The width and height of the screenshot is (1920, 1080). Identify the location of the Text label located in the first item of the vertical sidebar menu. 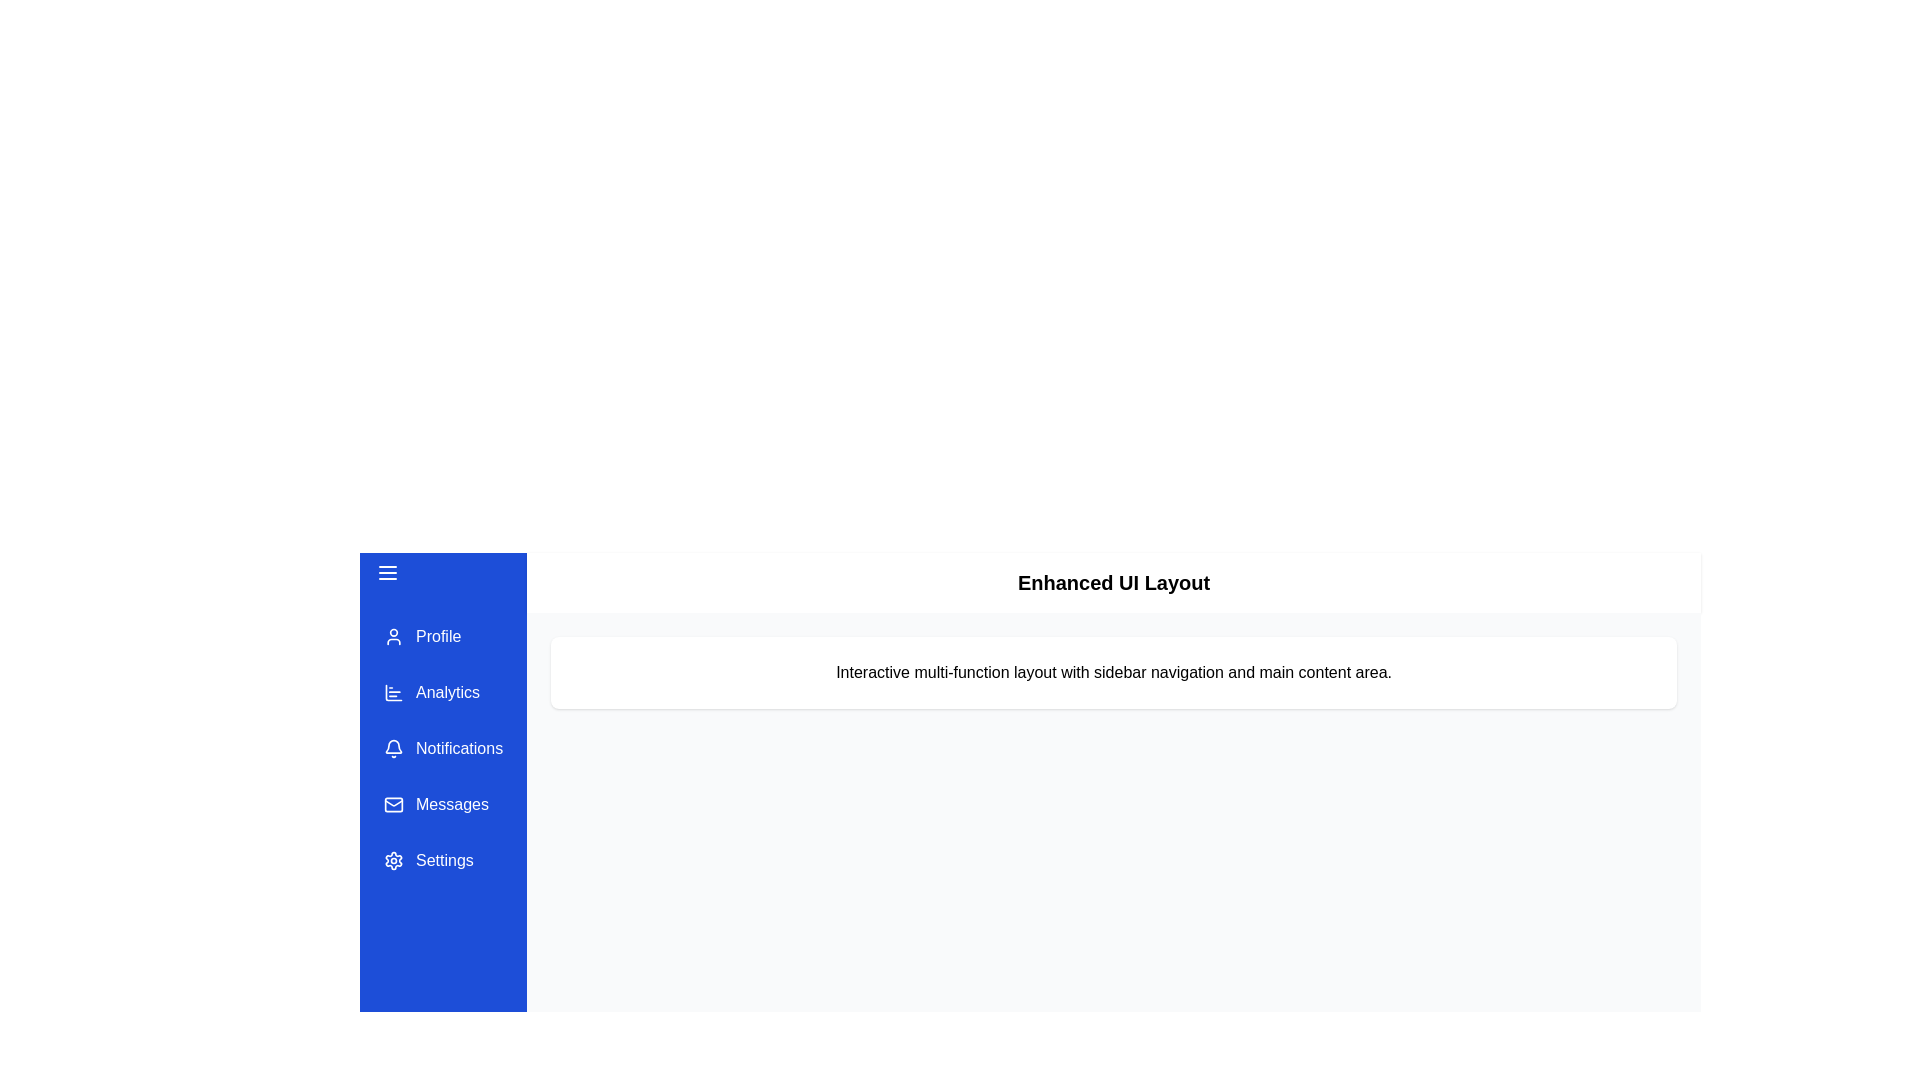
(437, 636).